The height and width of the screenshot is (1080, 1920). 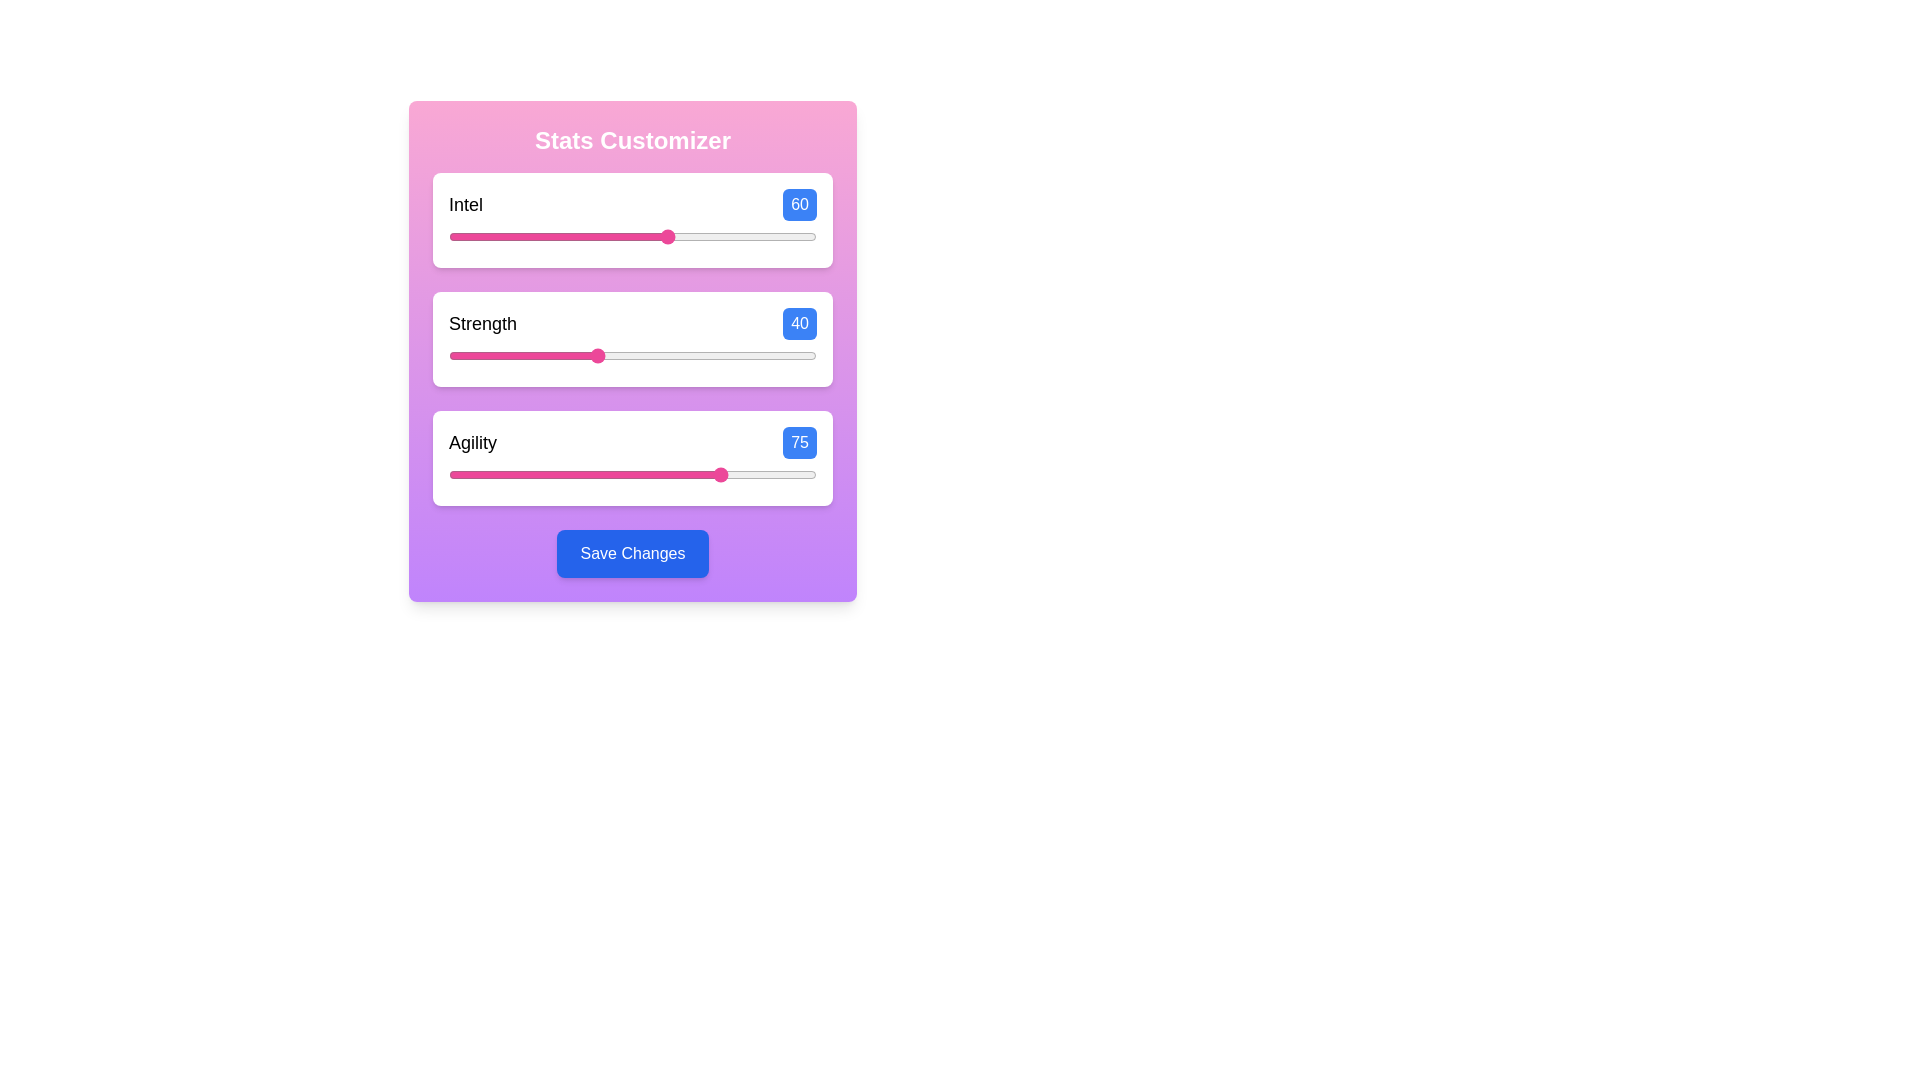 What do you see at coordinates (529, 474) in the screenshot?
I see `the agility value` at bounding box center [529, 474].